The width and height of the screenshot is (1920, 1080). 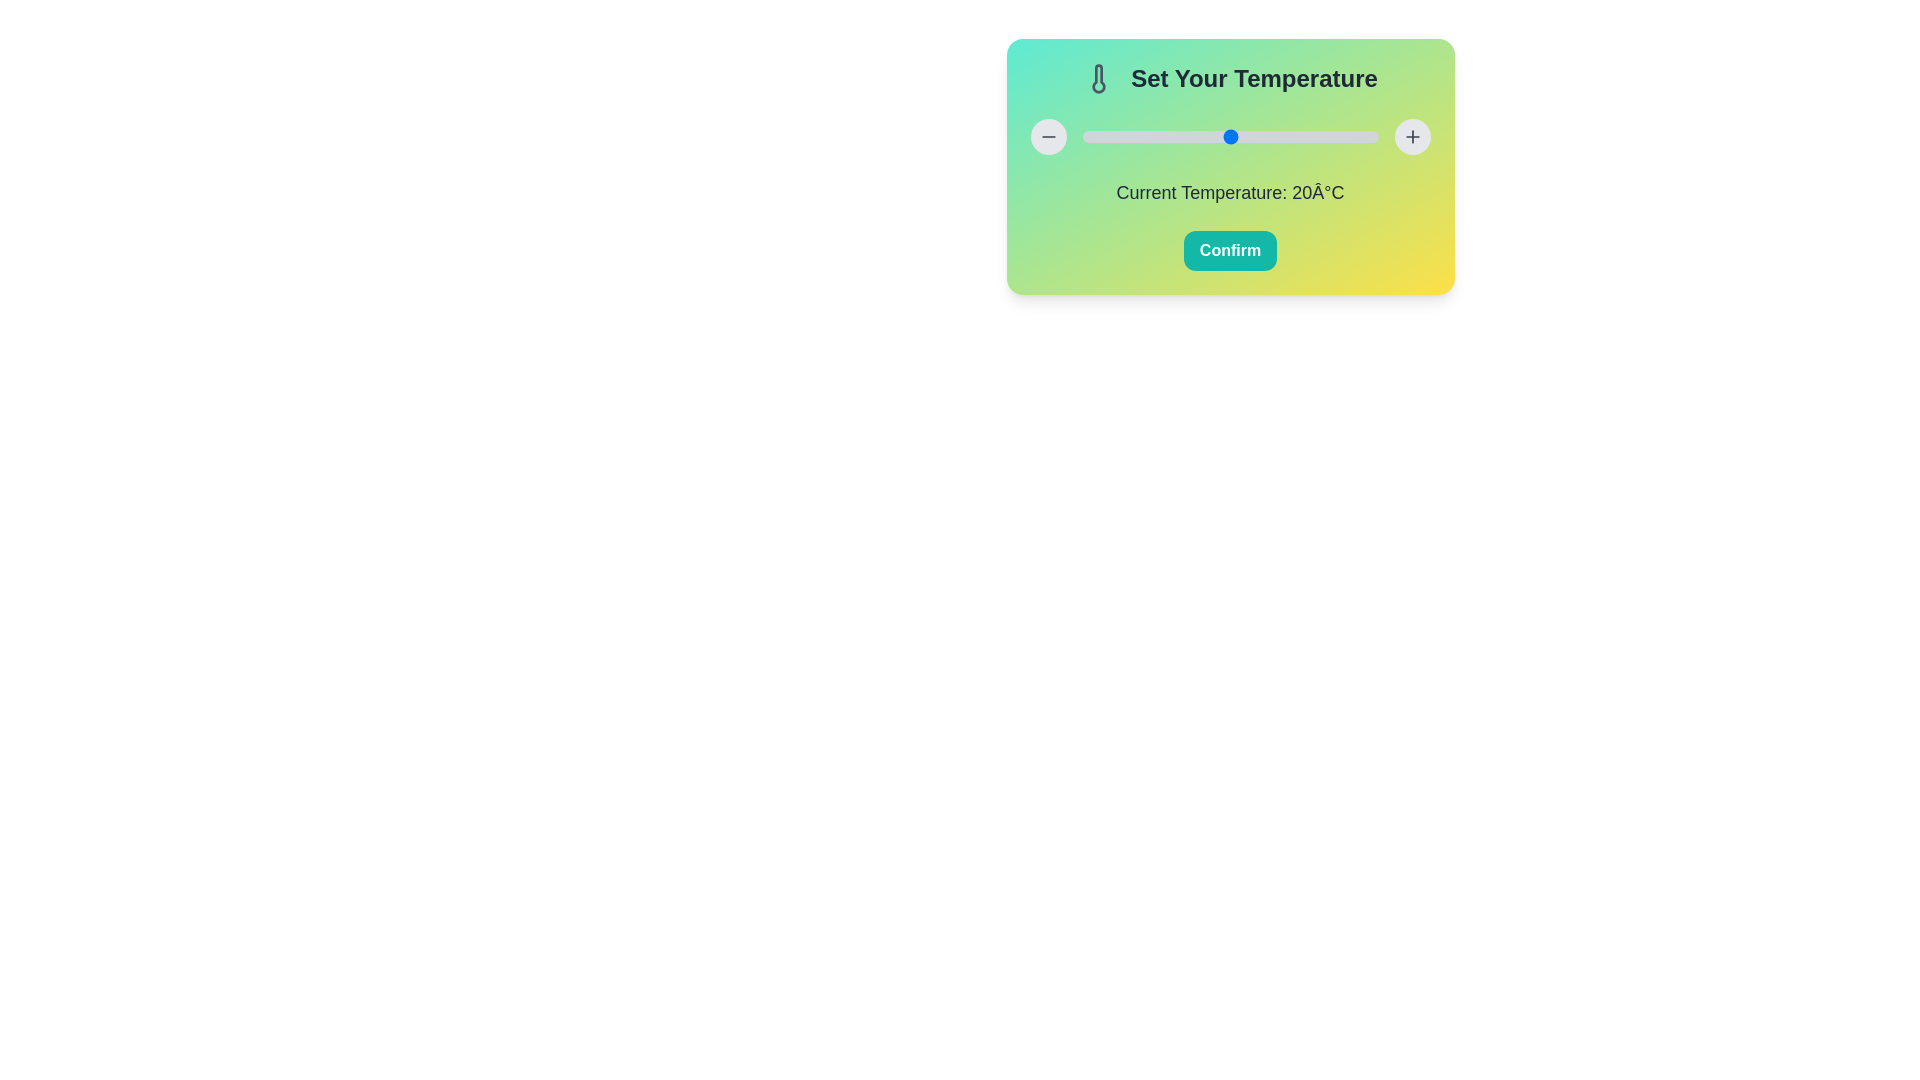 What do you see at coordinates (1411, 136) in the screenshot?
I see `the '+' button to increase the temperature` at bounding box center [1411, 136].